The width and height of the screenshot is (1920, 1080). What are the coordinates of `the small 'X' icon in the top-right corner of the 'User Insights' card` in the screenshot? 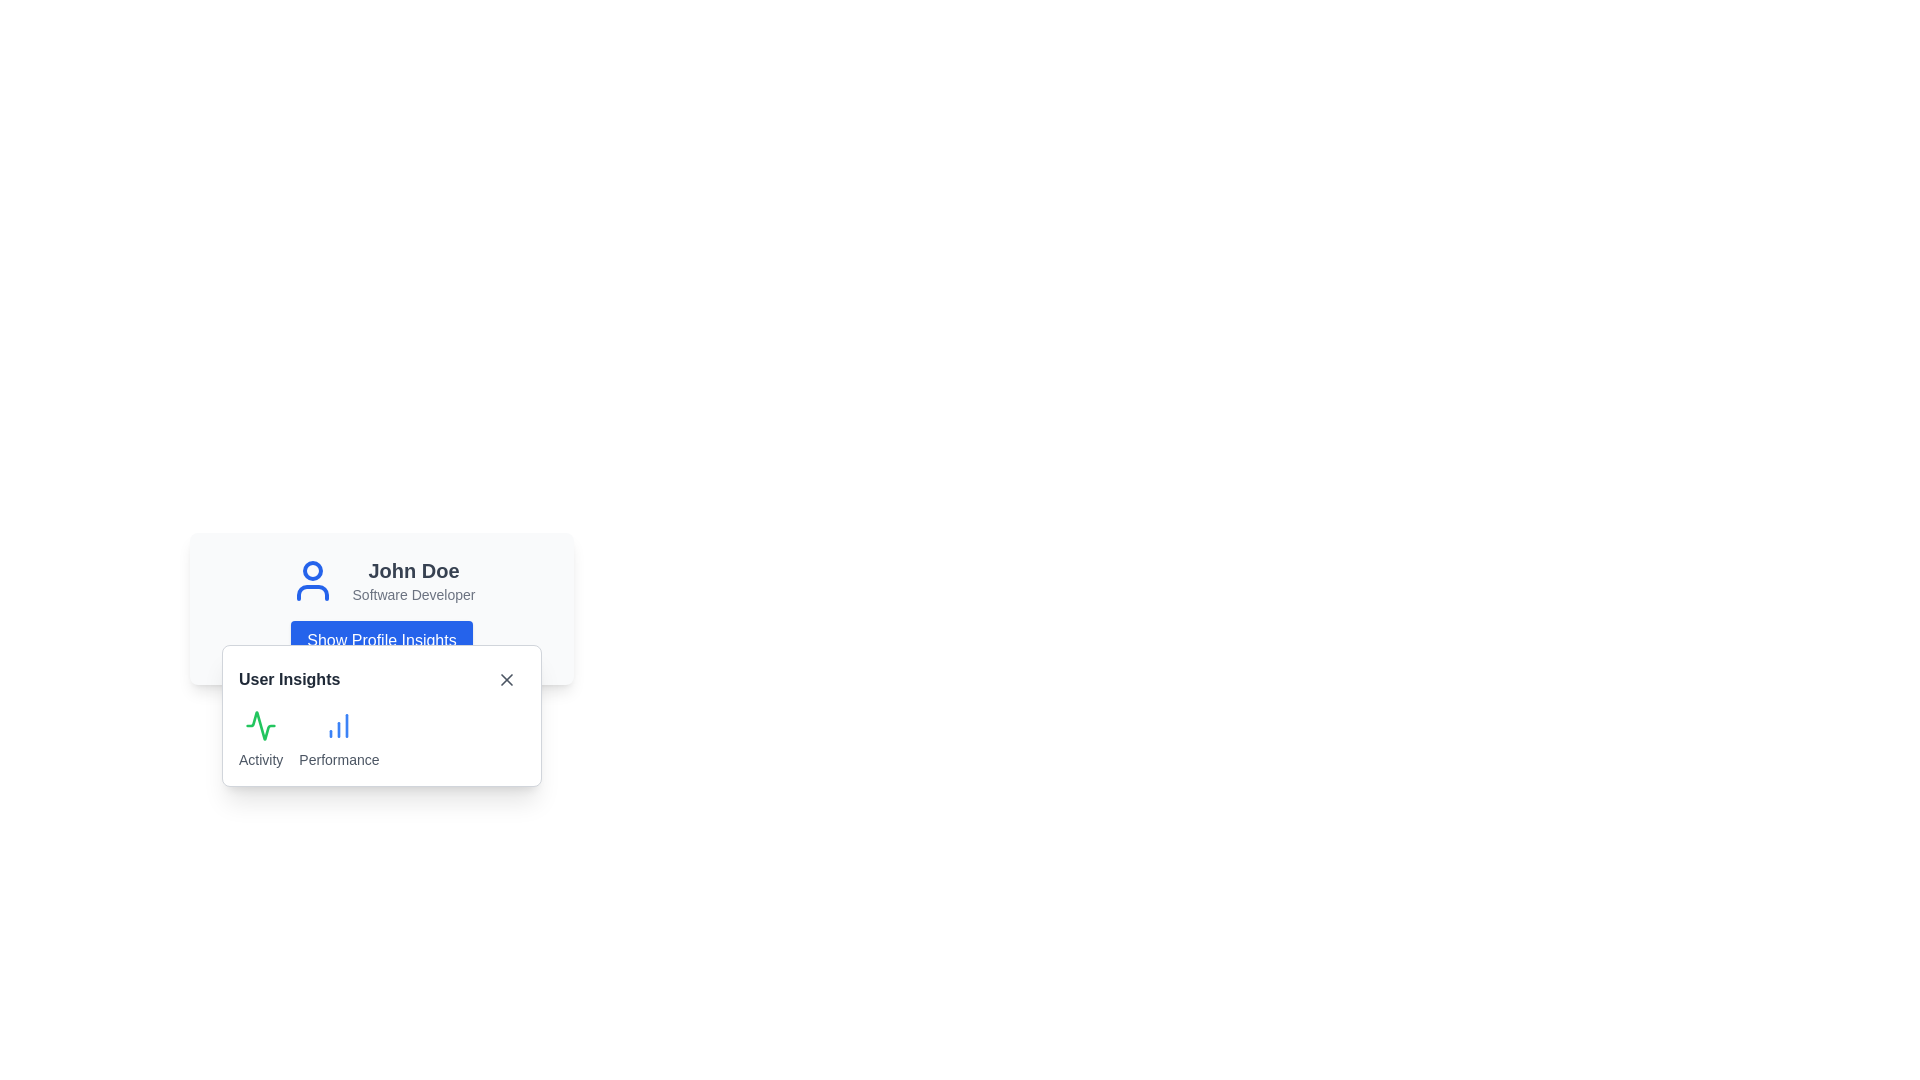 It's located at (507, 678).